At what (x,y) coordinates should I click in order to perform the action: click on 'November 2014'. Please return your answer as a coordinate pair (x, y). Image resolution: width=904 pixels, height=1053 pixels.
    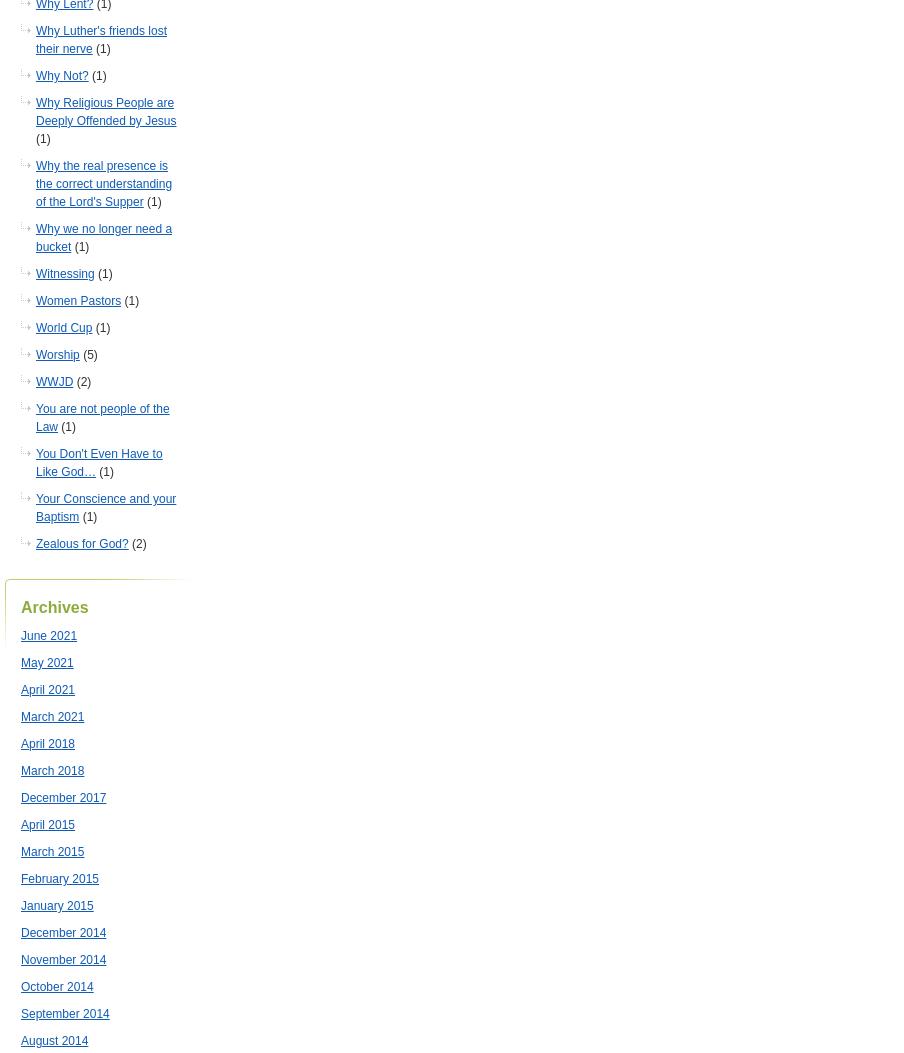
    Looking at the image, I should click on (19, 960).